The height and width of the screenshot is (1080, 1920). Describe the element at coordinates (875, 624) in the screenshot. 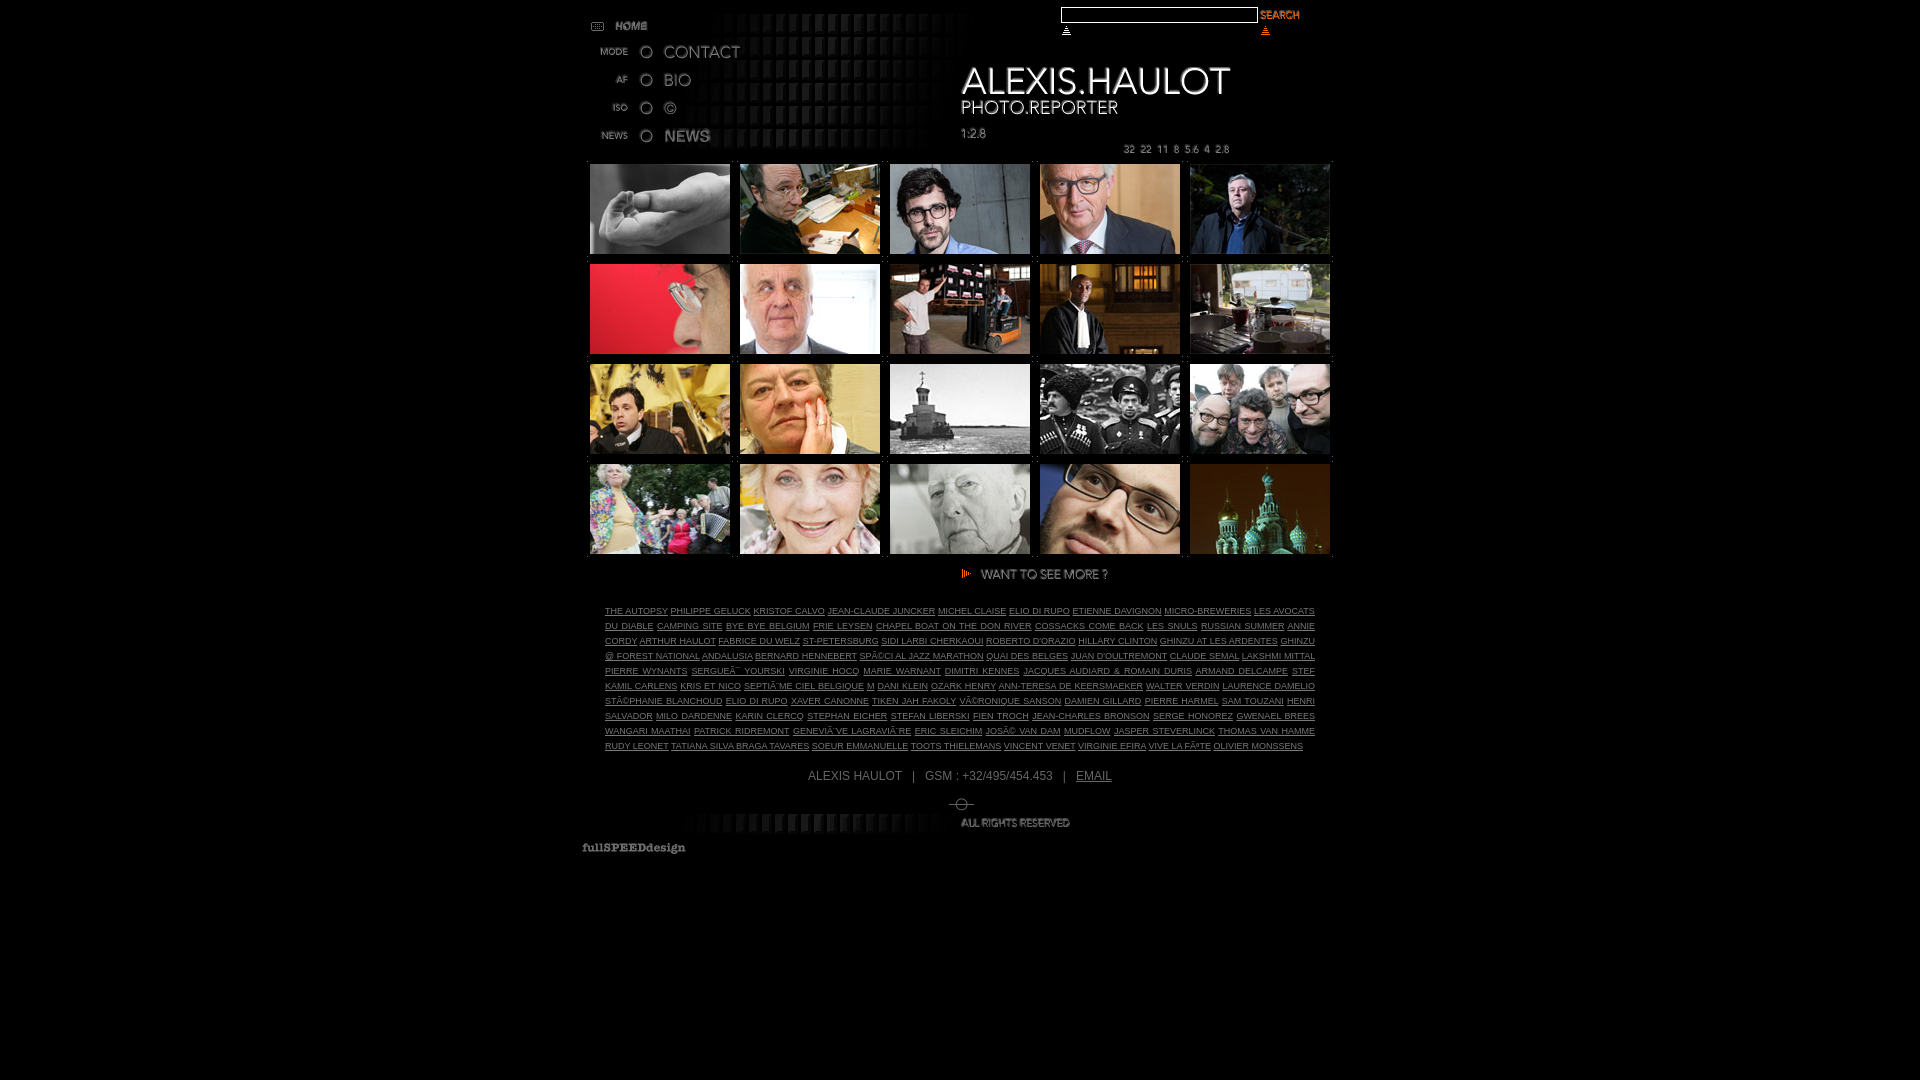

I see `'CHAPEL BOAT ON THE DON RIVER'` at that location.